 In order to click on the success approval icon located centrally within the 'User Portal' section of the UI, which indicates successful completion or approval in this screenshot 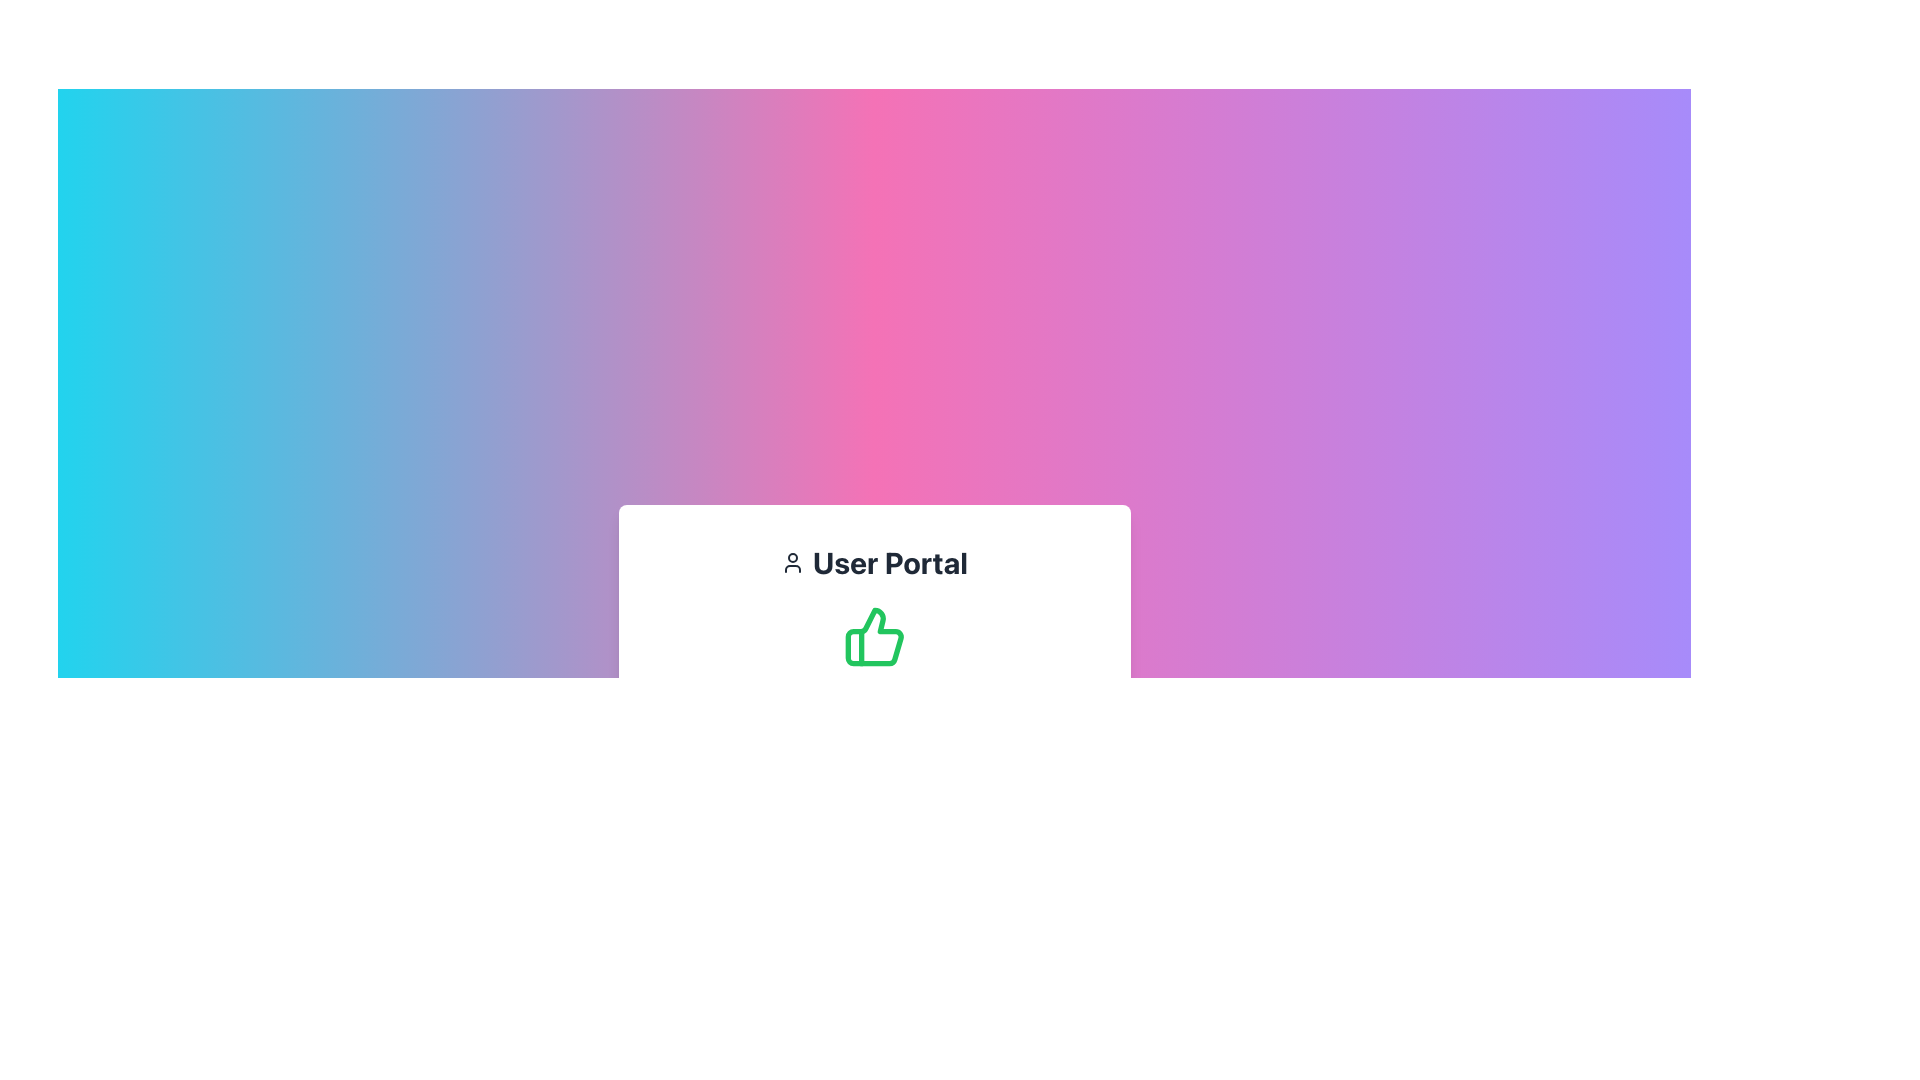, I will do `click(874, 659)`.